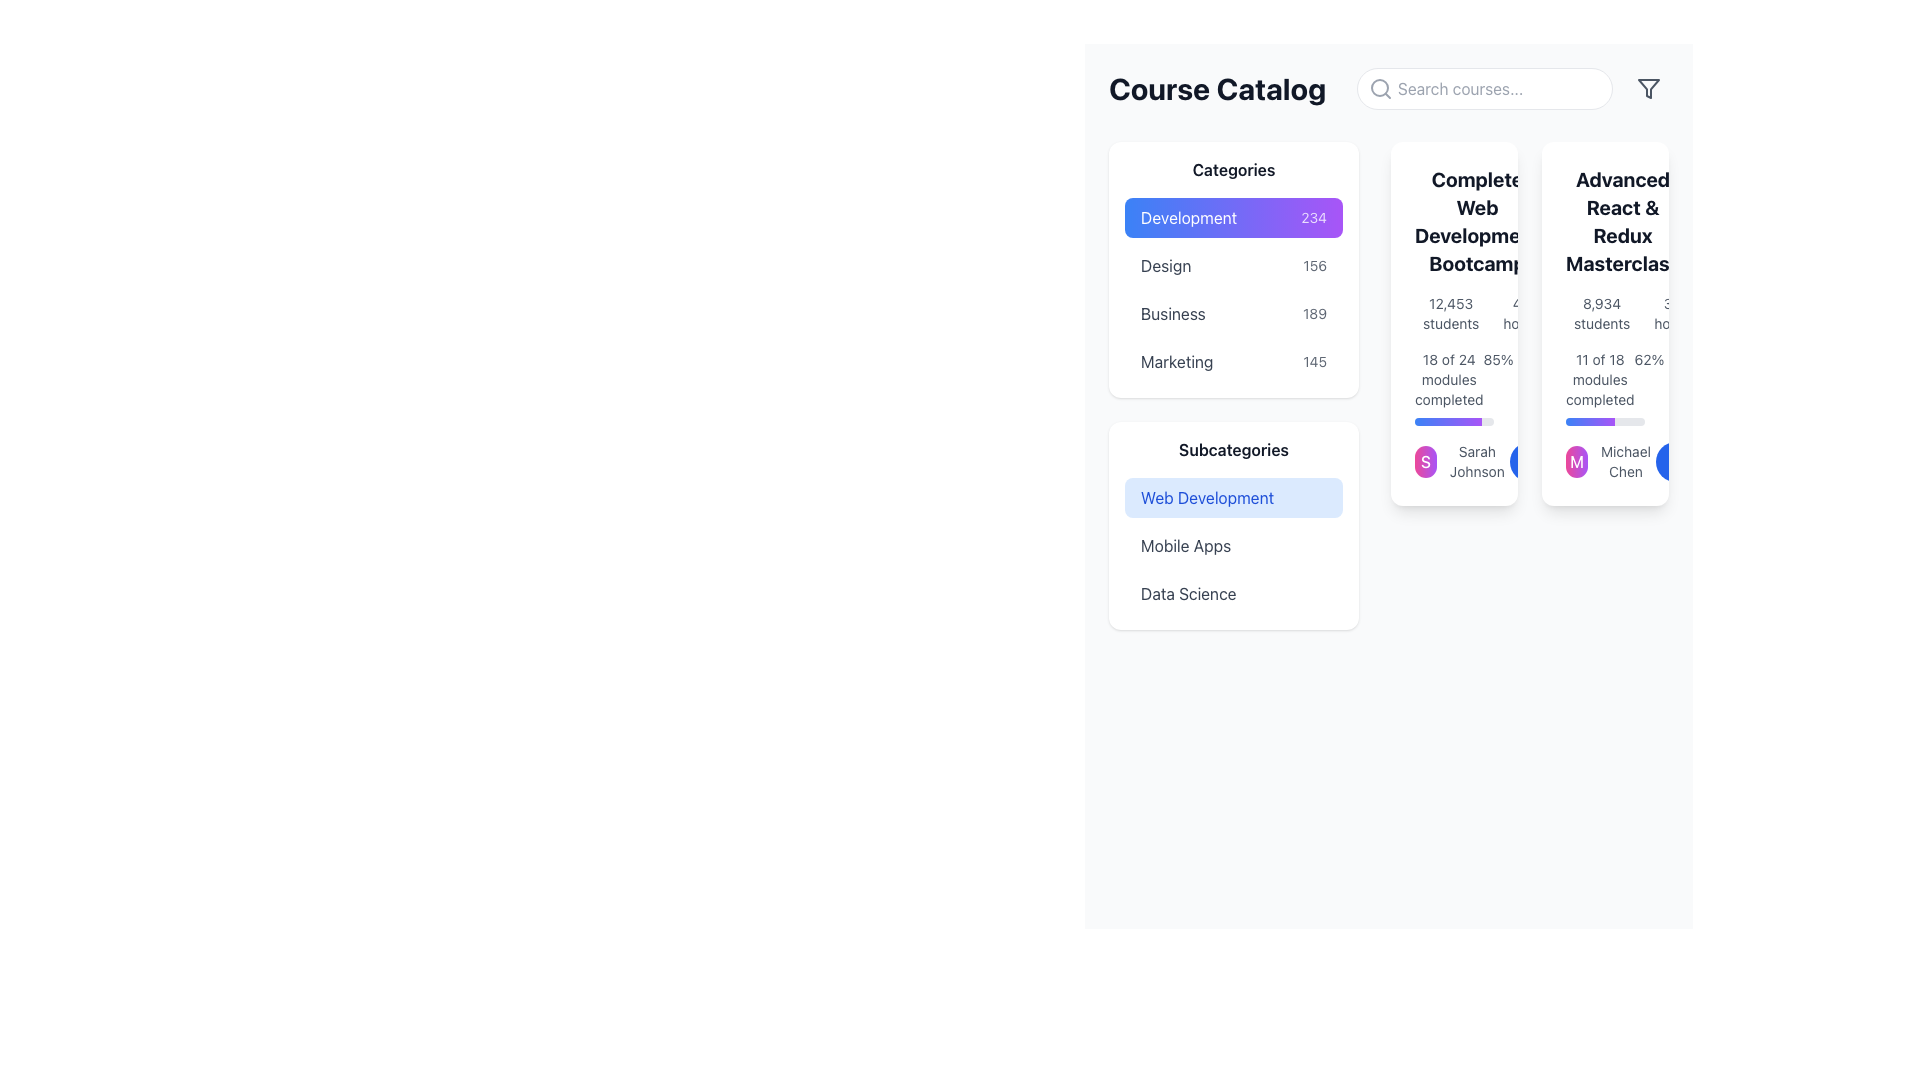 This screenshot has height=1080, width=1920. I want to click on the static text element that serves as the title of the course card, located at the top of the card in a horizontally aligned grid, so click(1605, 222).